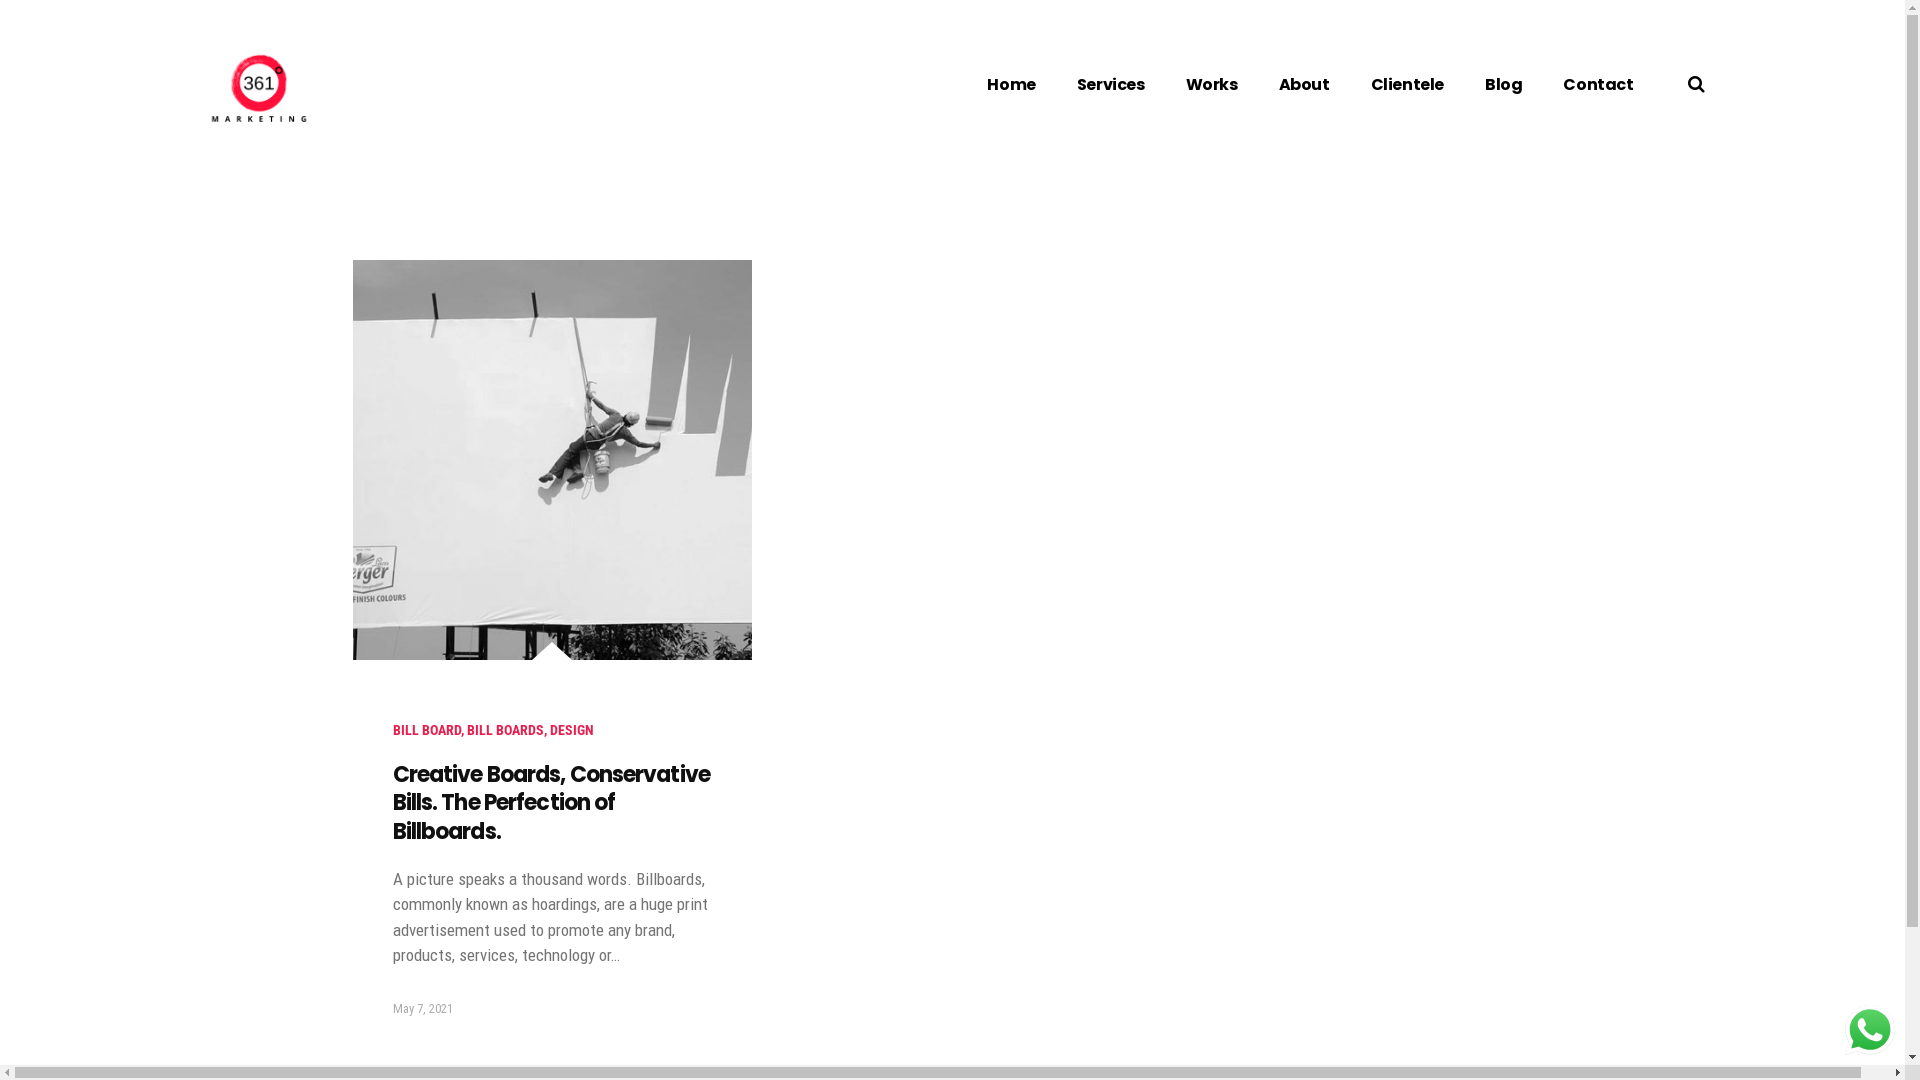 Image resolution: width=1920 pixels, height=1080 pixels. What do you see at coordinates (1597, 83) in the screenshot?
I see `'Contact'` at bounding box center [1597, 83].